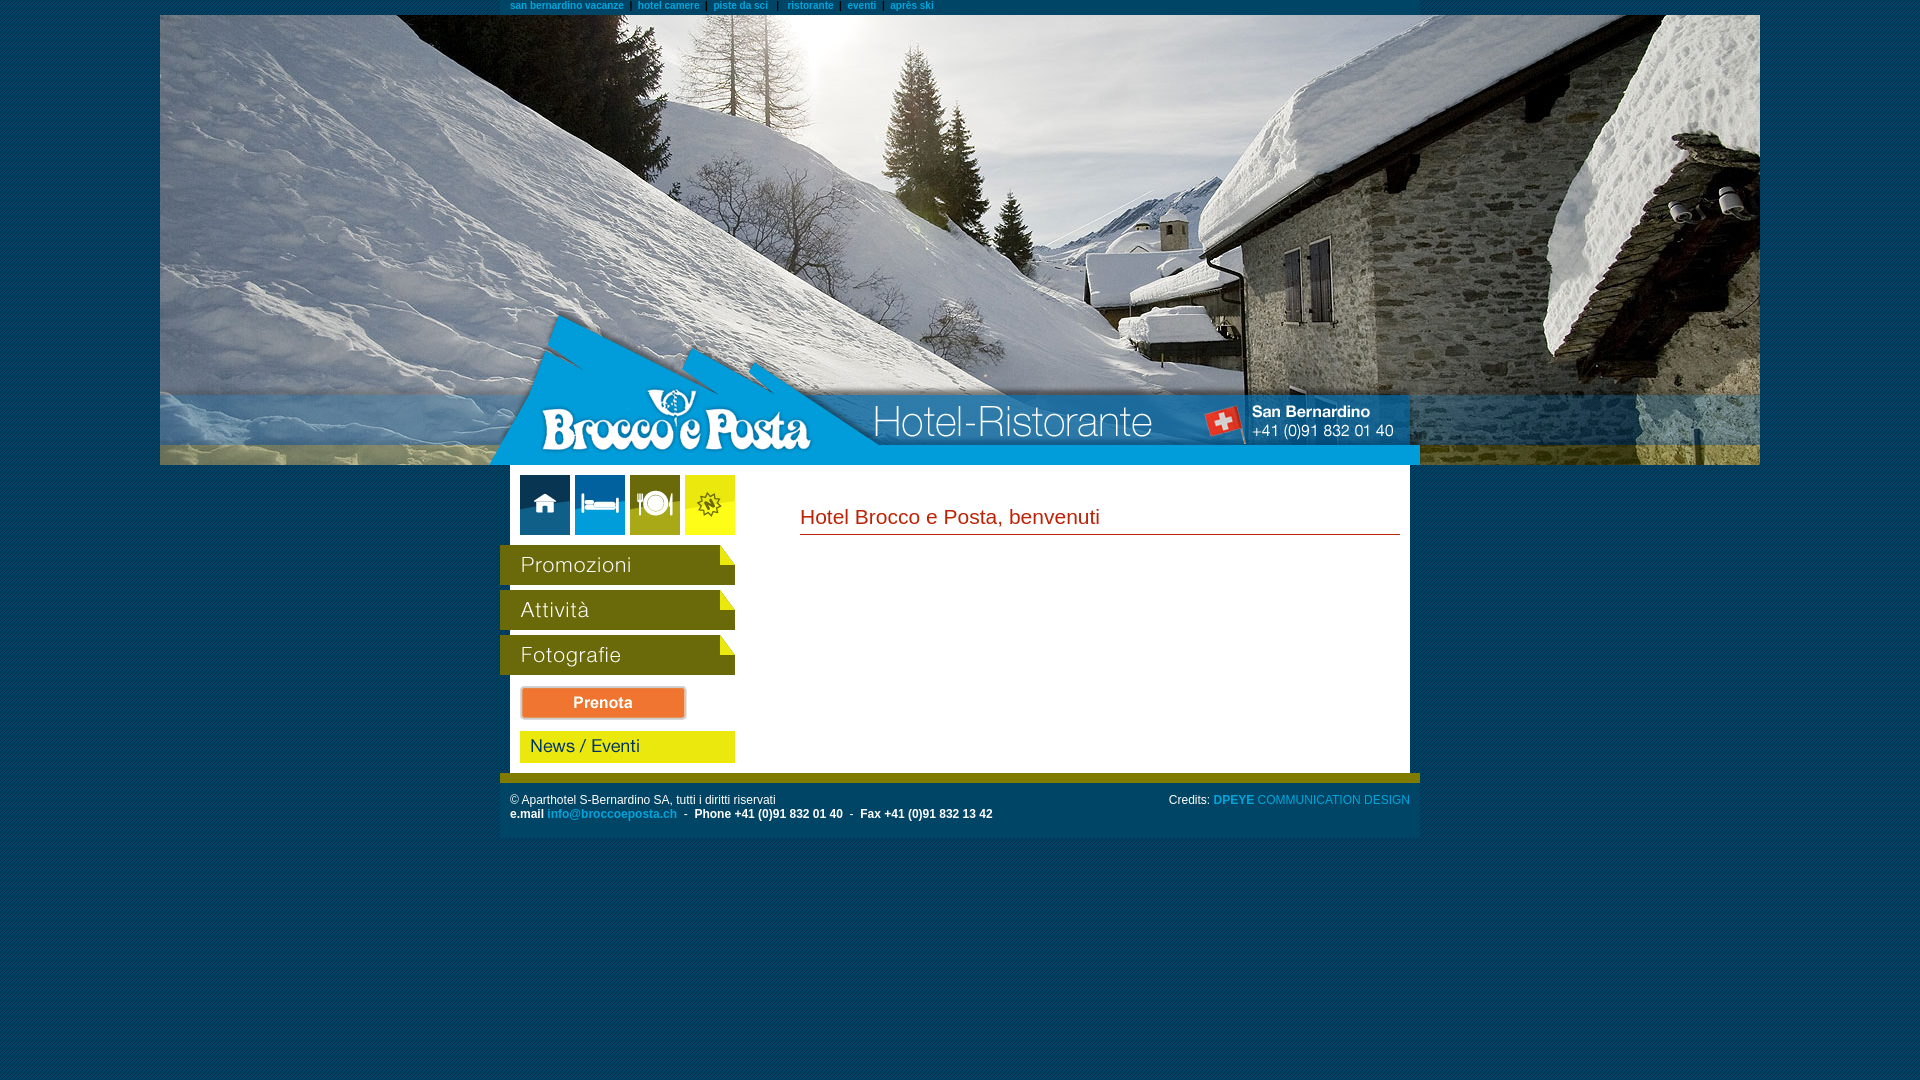 Image resolution: width=1920 pixels, height=1080 pixels. I want to click on 'info@broccoeposta.ch', so click(610, 813).